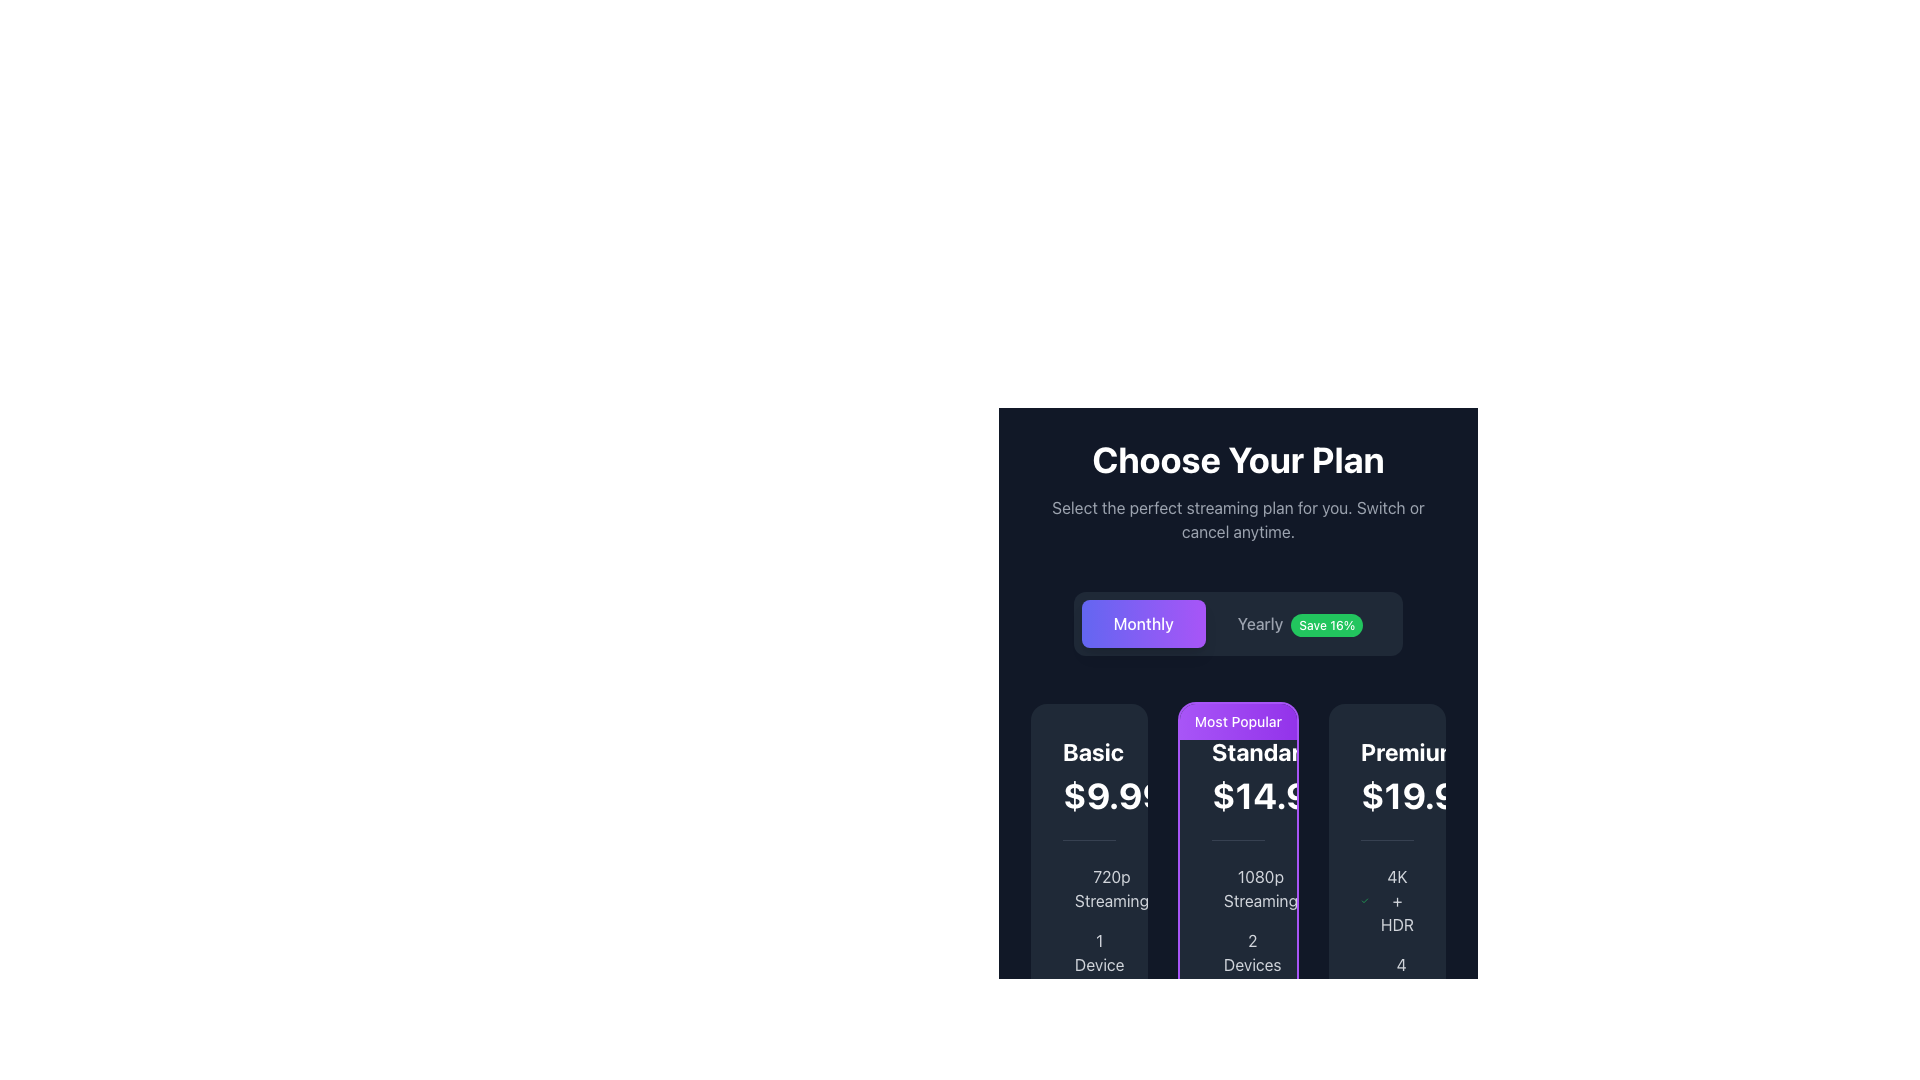  Describe the element at coordinates (1237, 887) in the screenshot. I see `the text label that says '1080p Streaming' which is styled in gray and is the first item in the vertical list of features under the 'Standard' plan column` at that location.